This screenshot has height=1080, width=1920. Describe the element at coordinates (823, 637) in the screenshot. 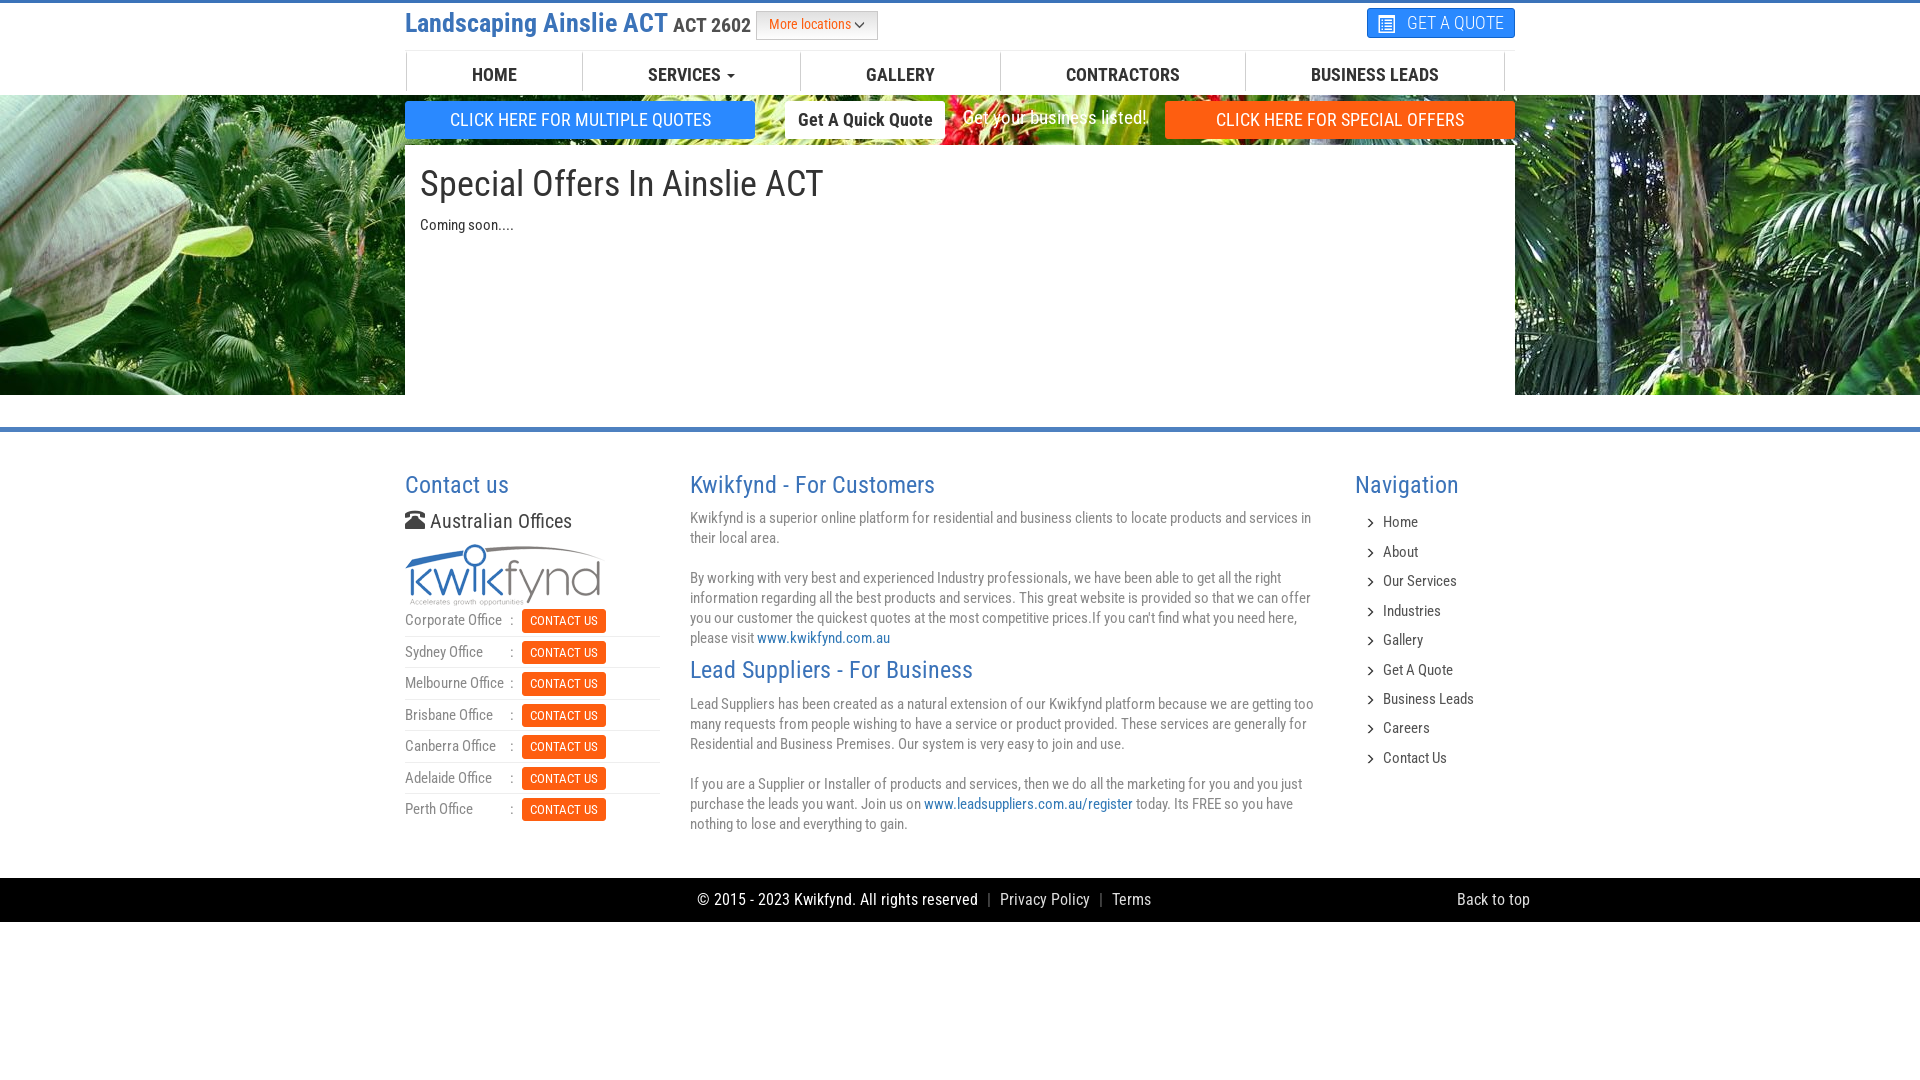

I see `'www.kwikfynd.com.au'` at that location.